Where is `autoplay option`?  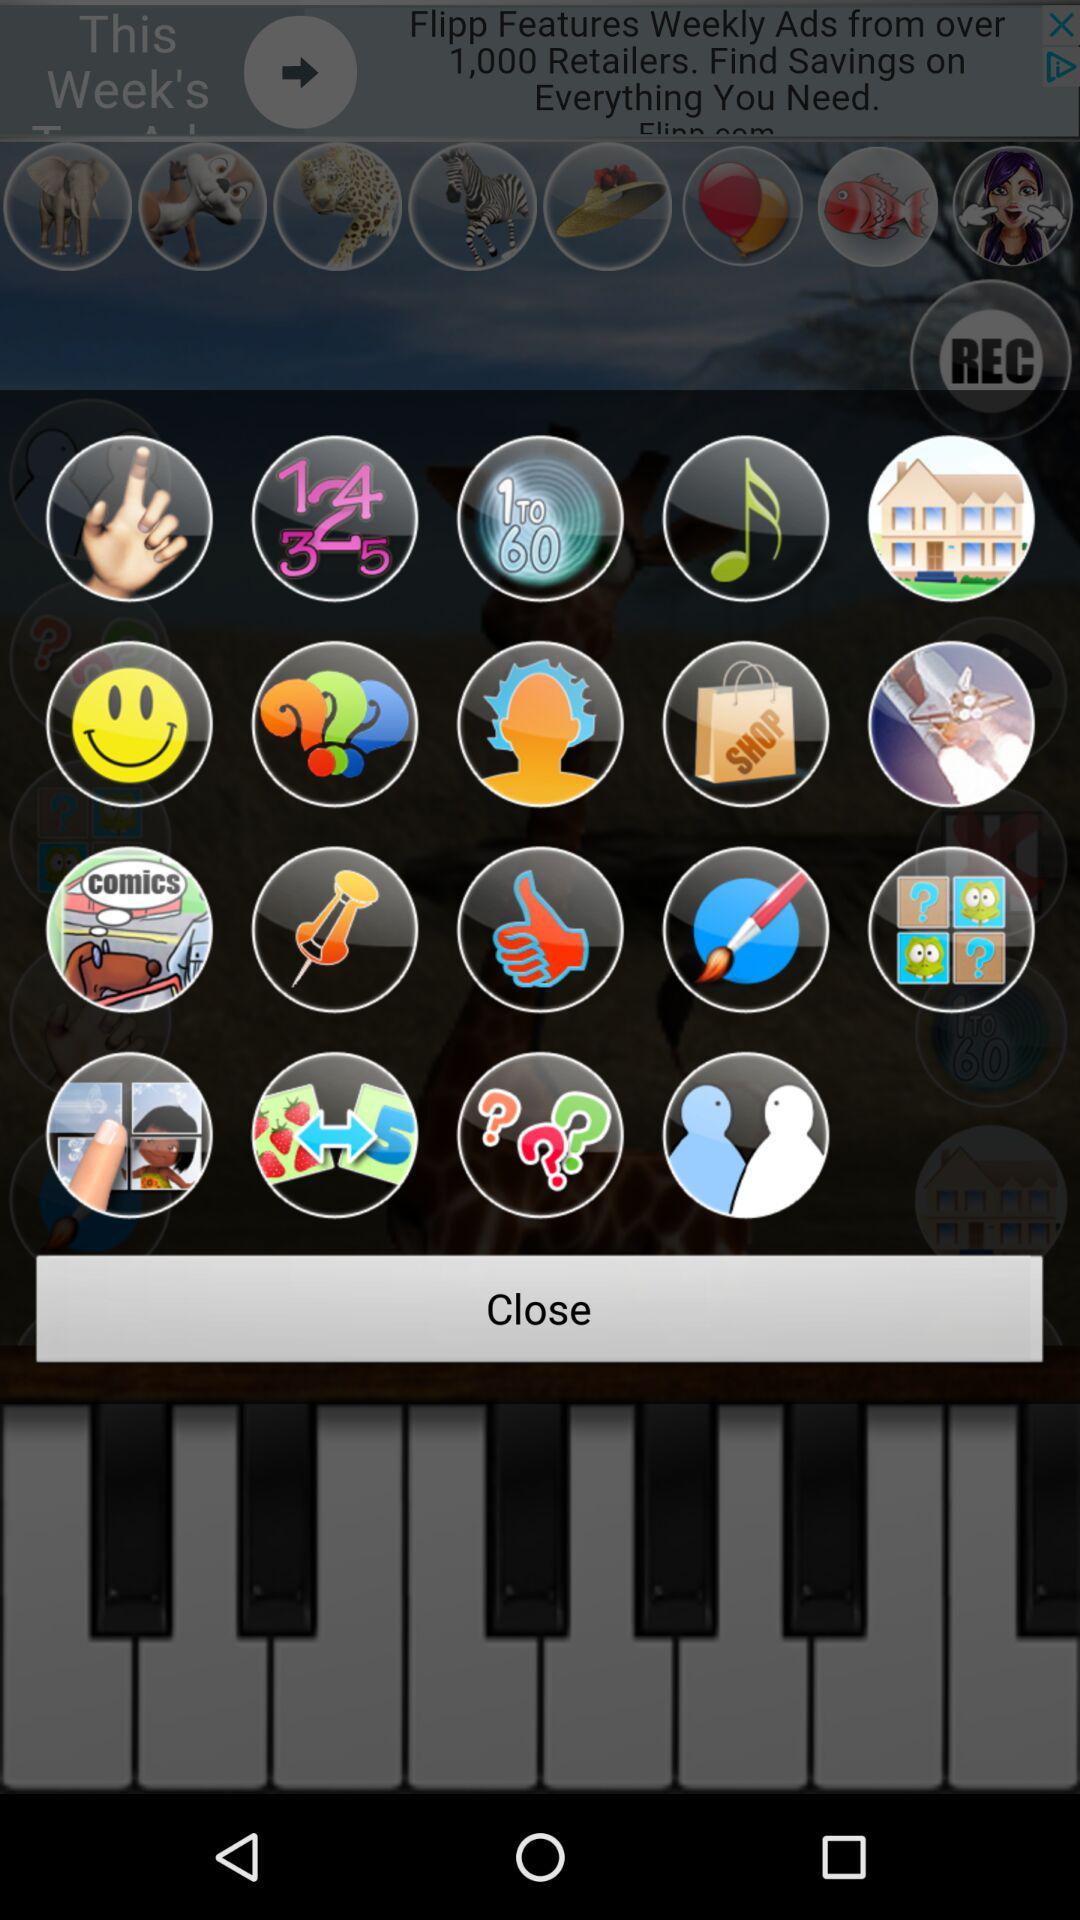 autoplay option is located at coordinates (540, 929).